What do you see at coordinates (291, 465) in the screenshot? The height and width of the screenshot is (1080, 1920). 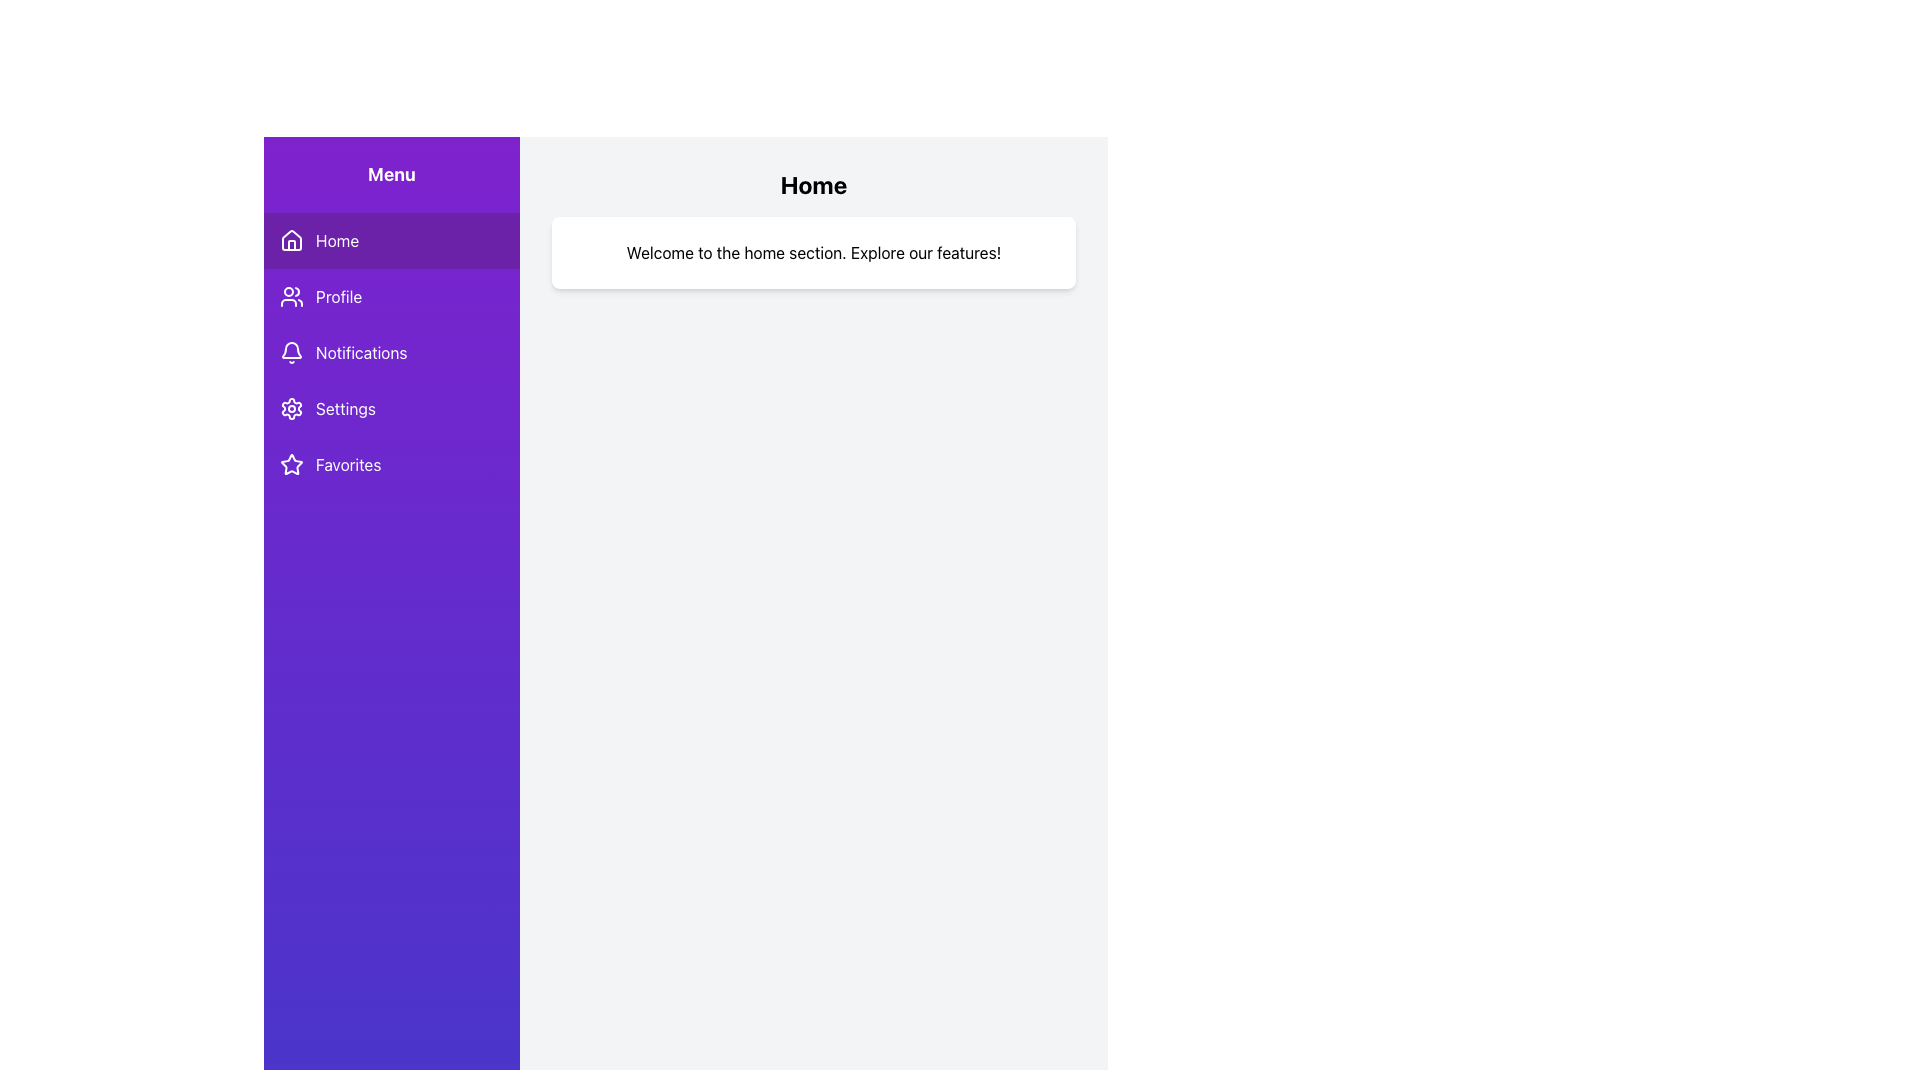 I see `the star-shaped icon with a purple background and white lines, located adjacent to the 'Favorites' text in the sidebar menu` at bounding box center [291, 465].